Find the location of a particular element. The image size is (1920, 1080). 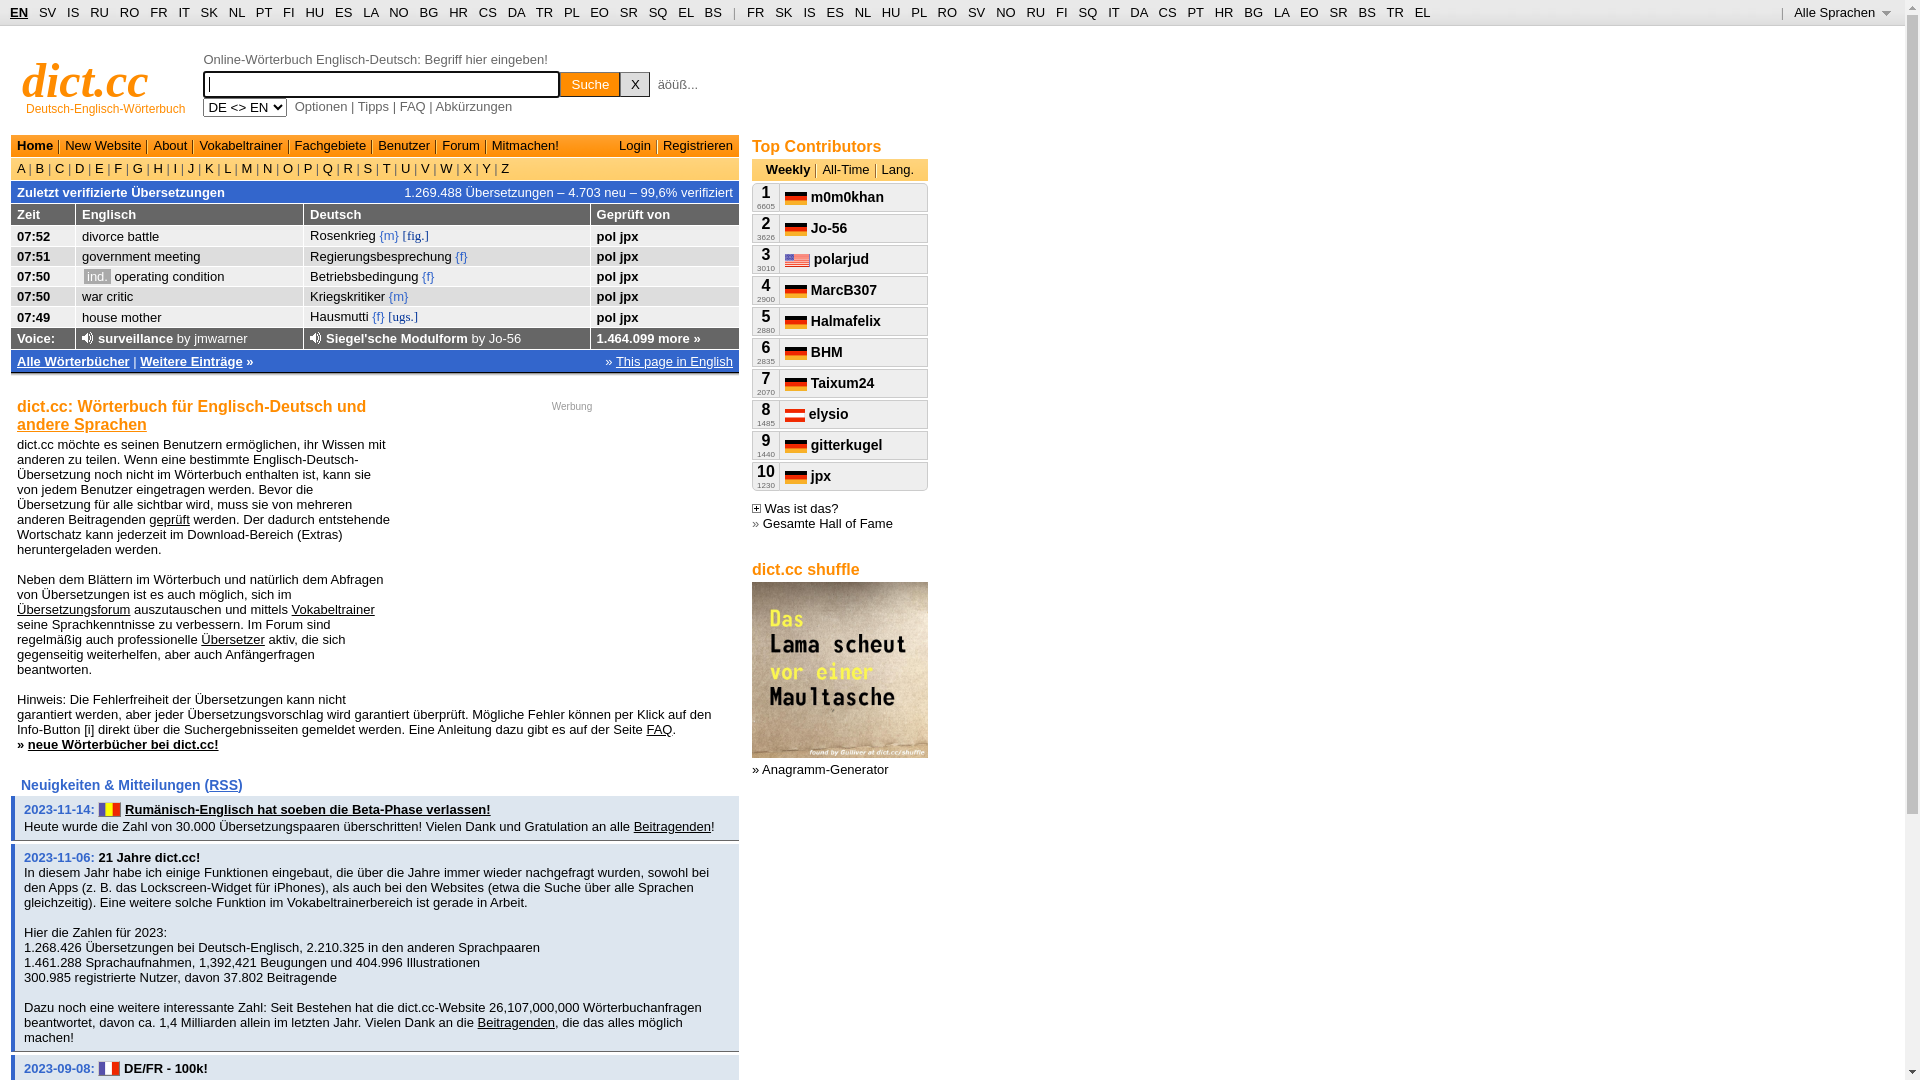

'HR' is located at coordinates (1223, 12).